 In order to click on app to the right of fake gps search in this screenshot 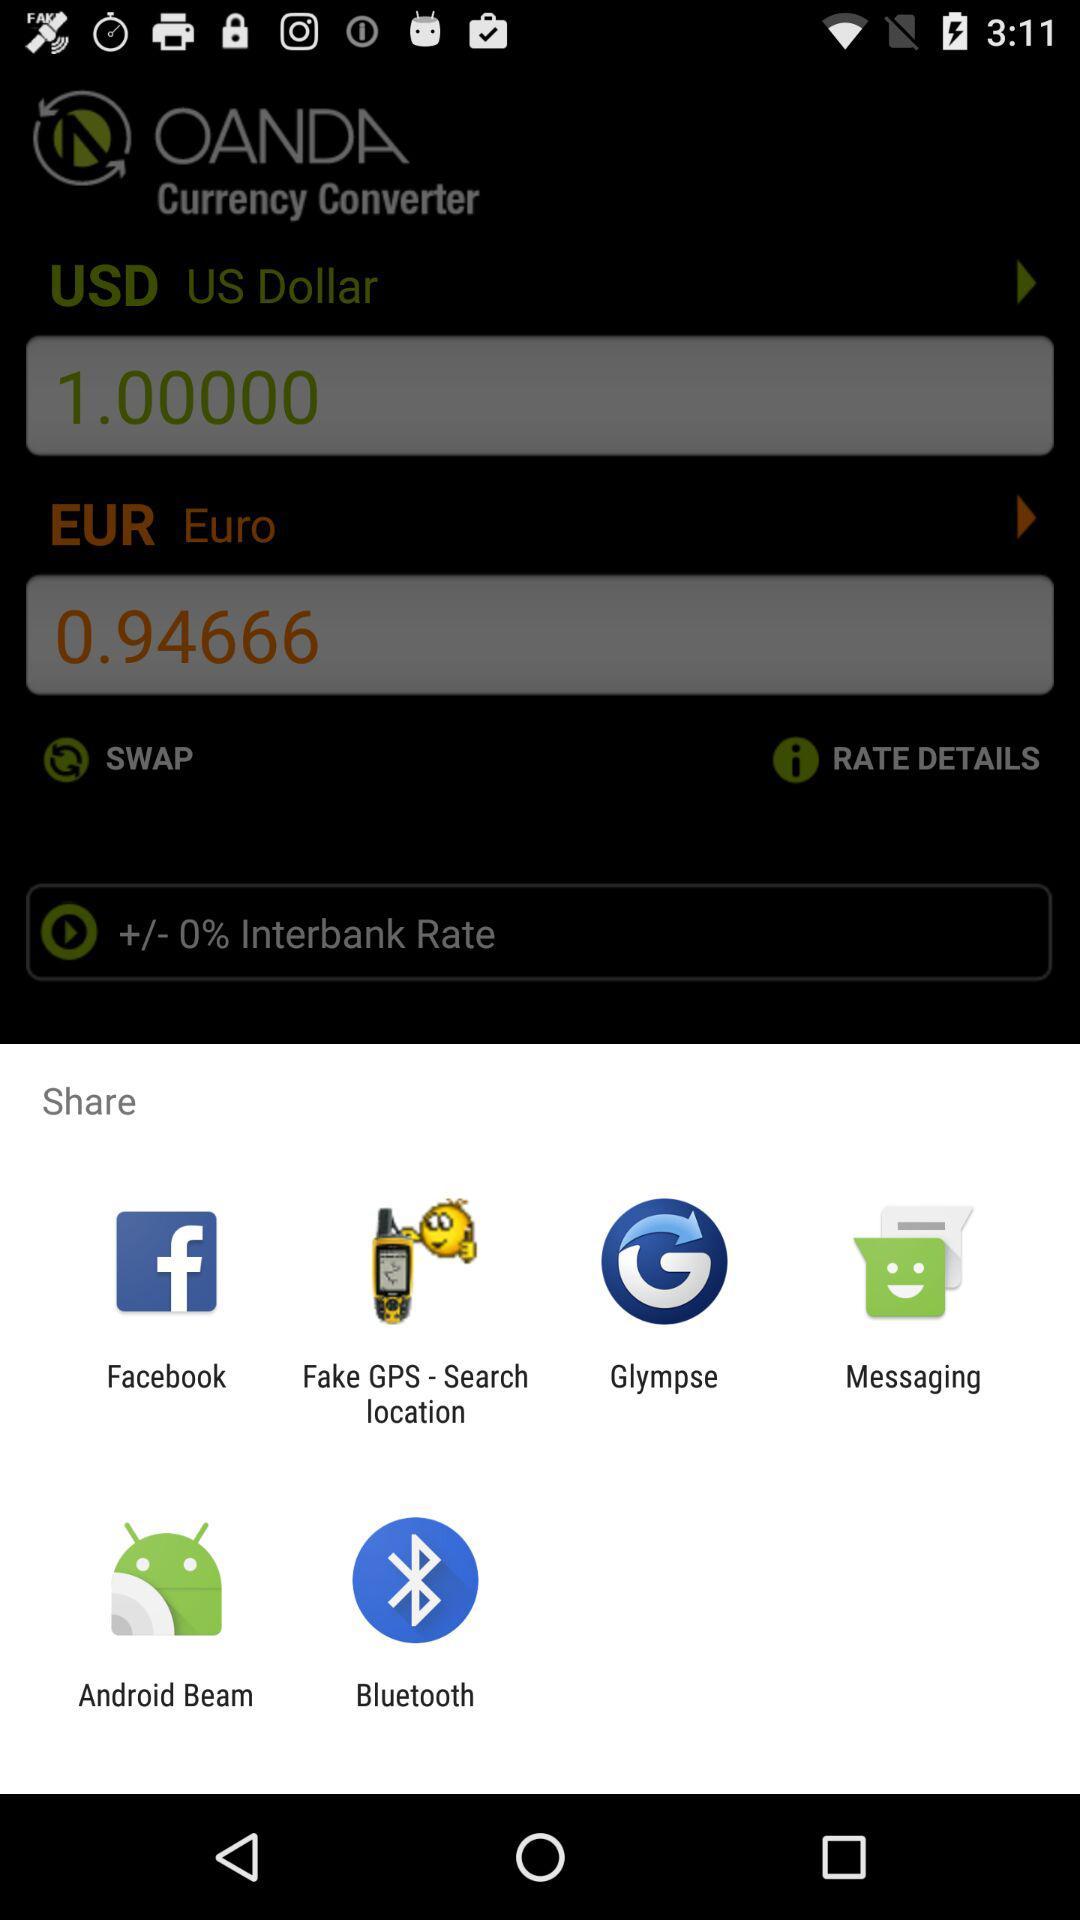, I will do `click(664, 1392)`.